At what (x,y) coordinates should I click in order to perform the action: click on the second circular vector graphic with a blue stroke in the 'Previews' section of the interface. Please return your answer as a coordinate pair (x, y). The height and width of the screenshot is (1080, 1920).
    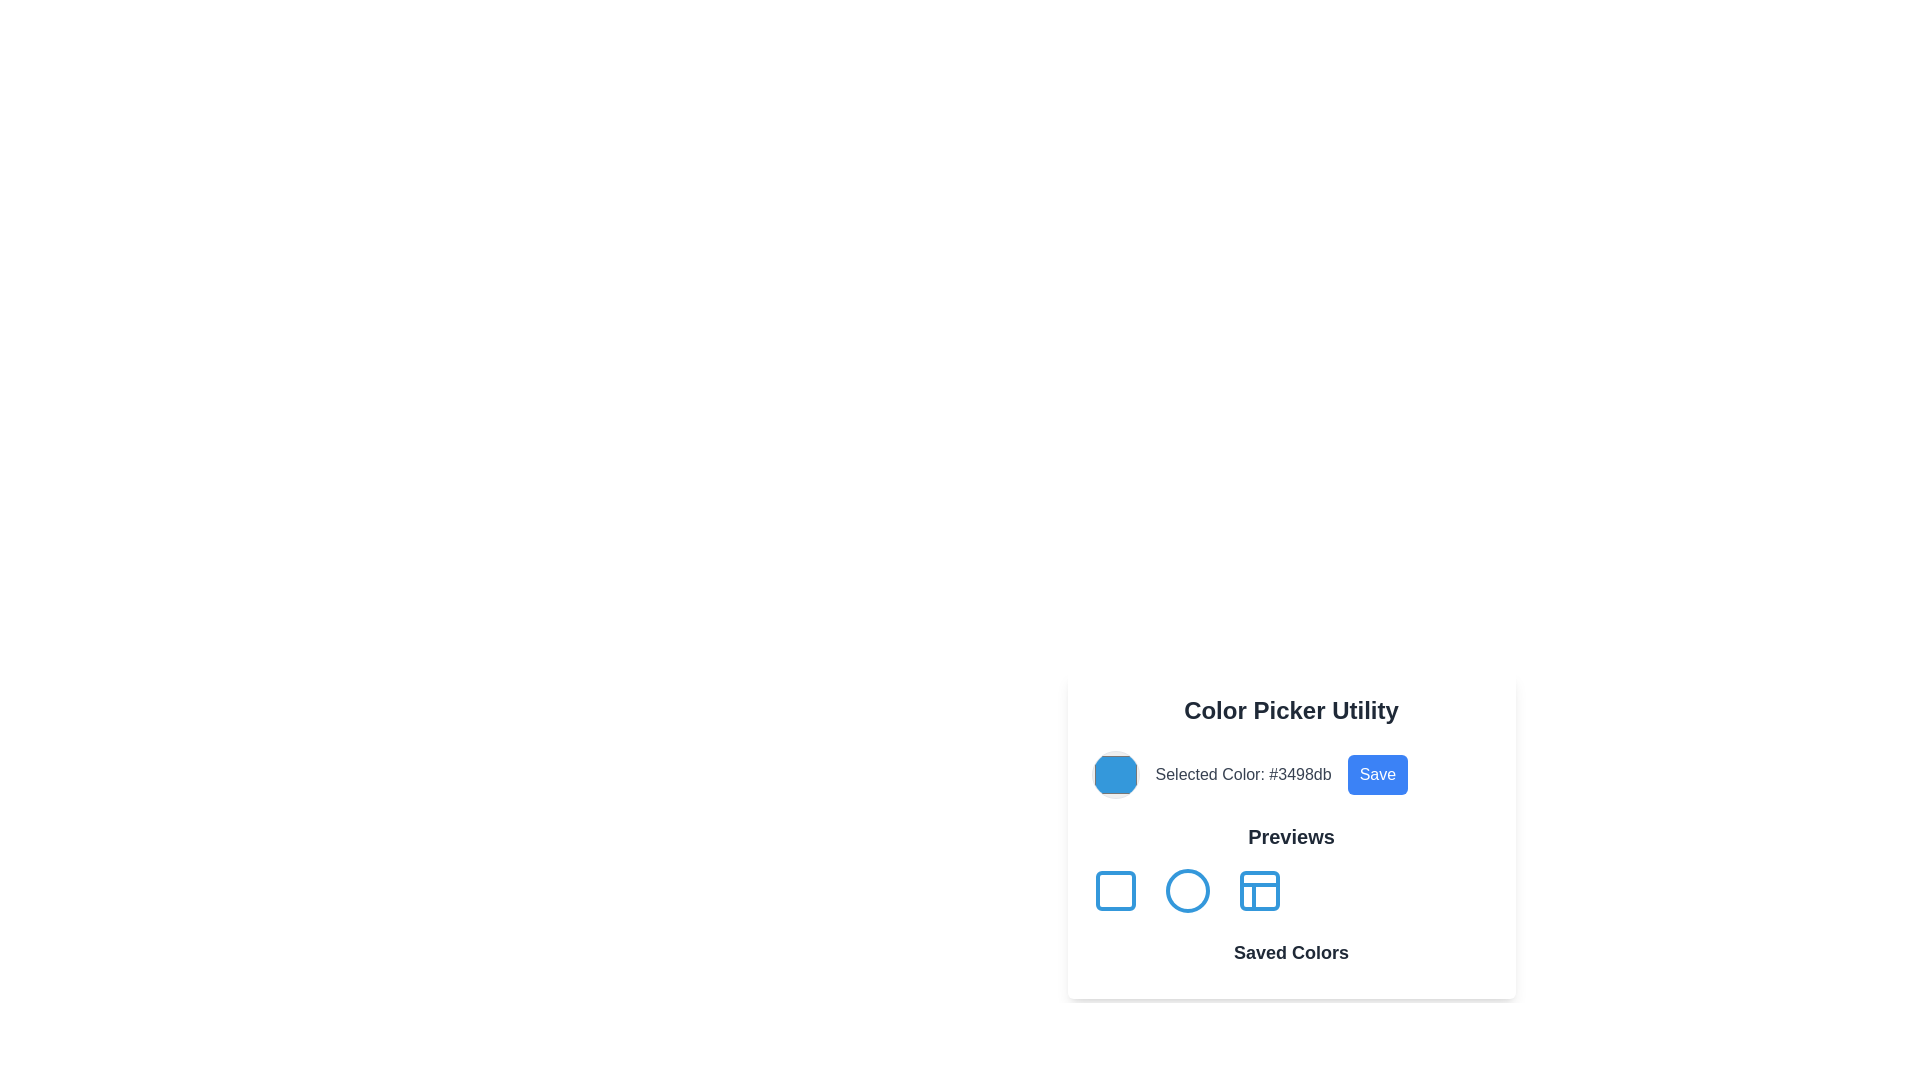
    Looking at the image, I should click on (1187, 890).